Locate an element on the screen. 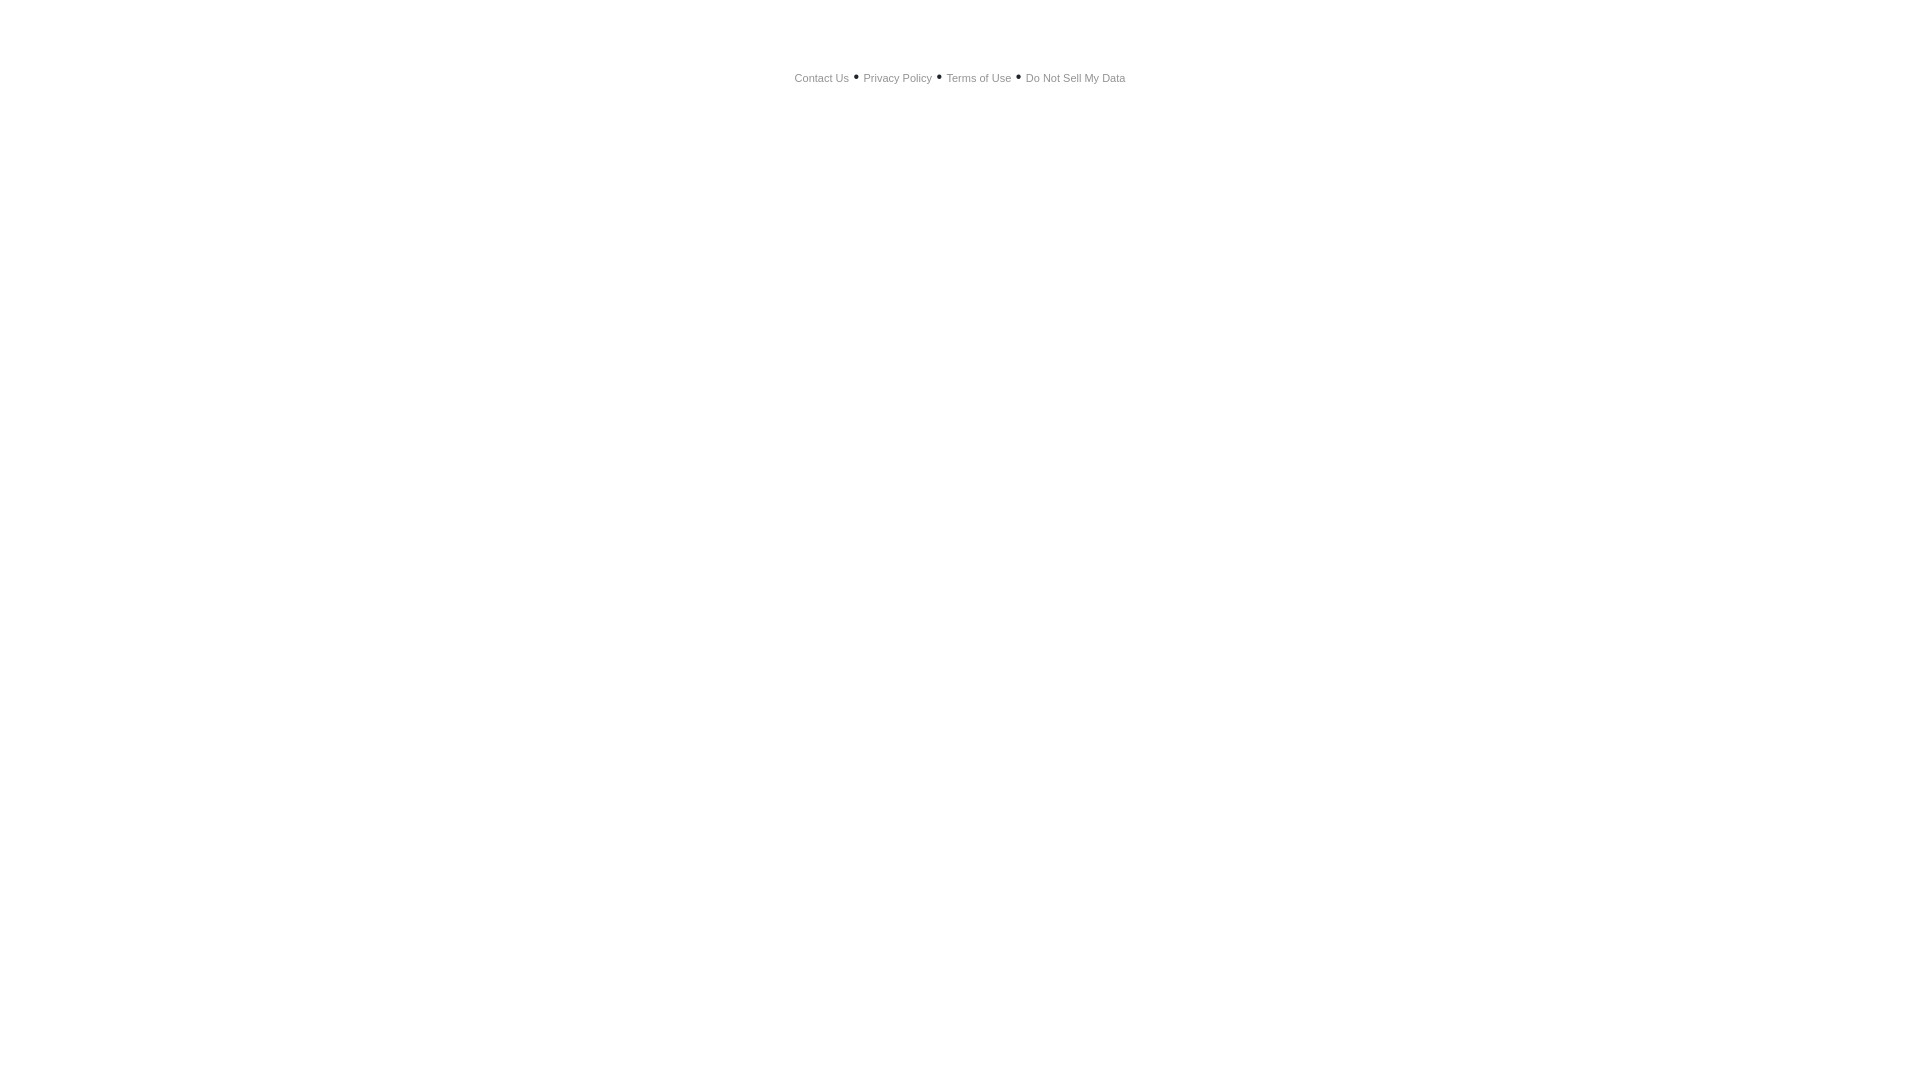 This screenshot has width=1920, height=1080. 'Do Not Sell My Data' is located at coordinates (1074, 76).